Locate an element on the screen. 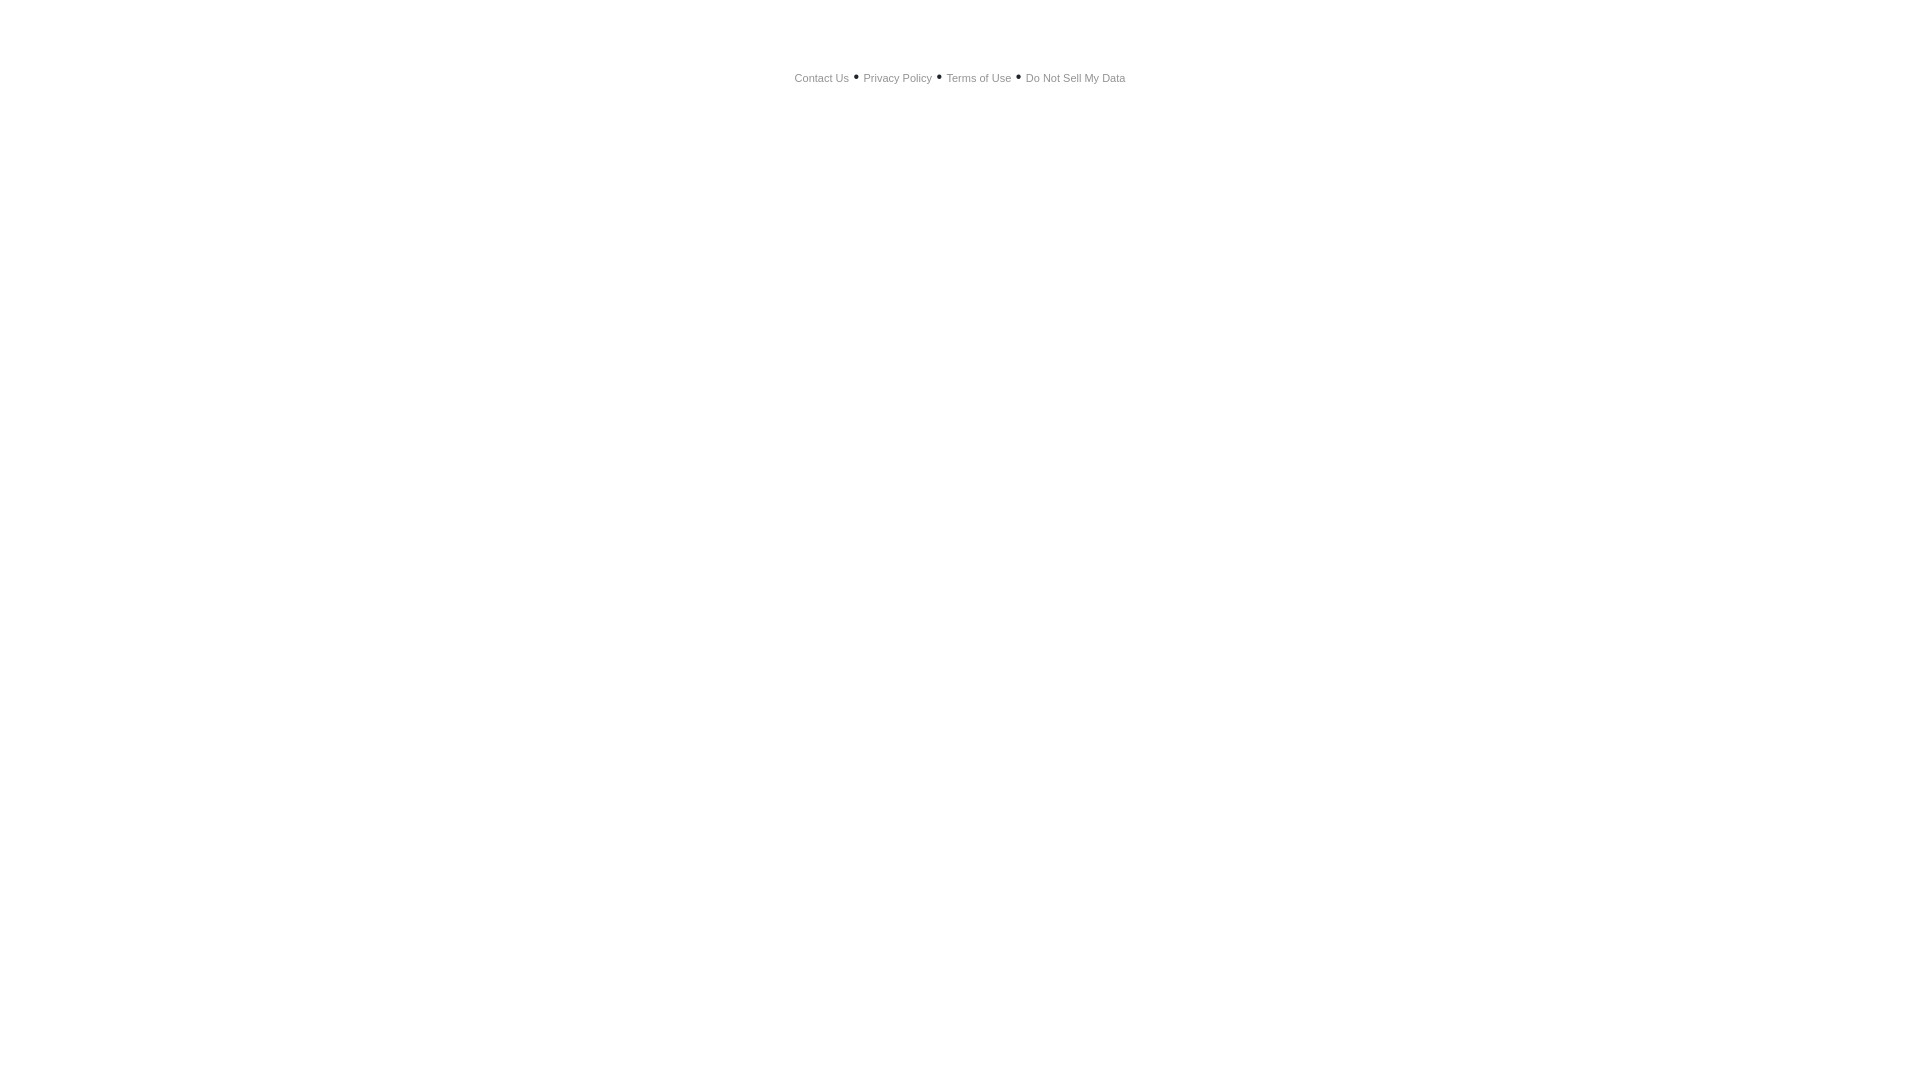 This screenshot has width=1920, height=1080. 'Do Not Sell My Data' is located at coordinates (1074, 76).